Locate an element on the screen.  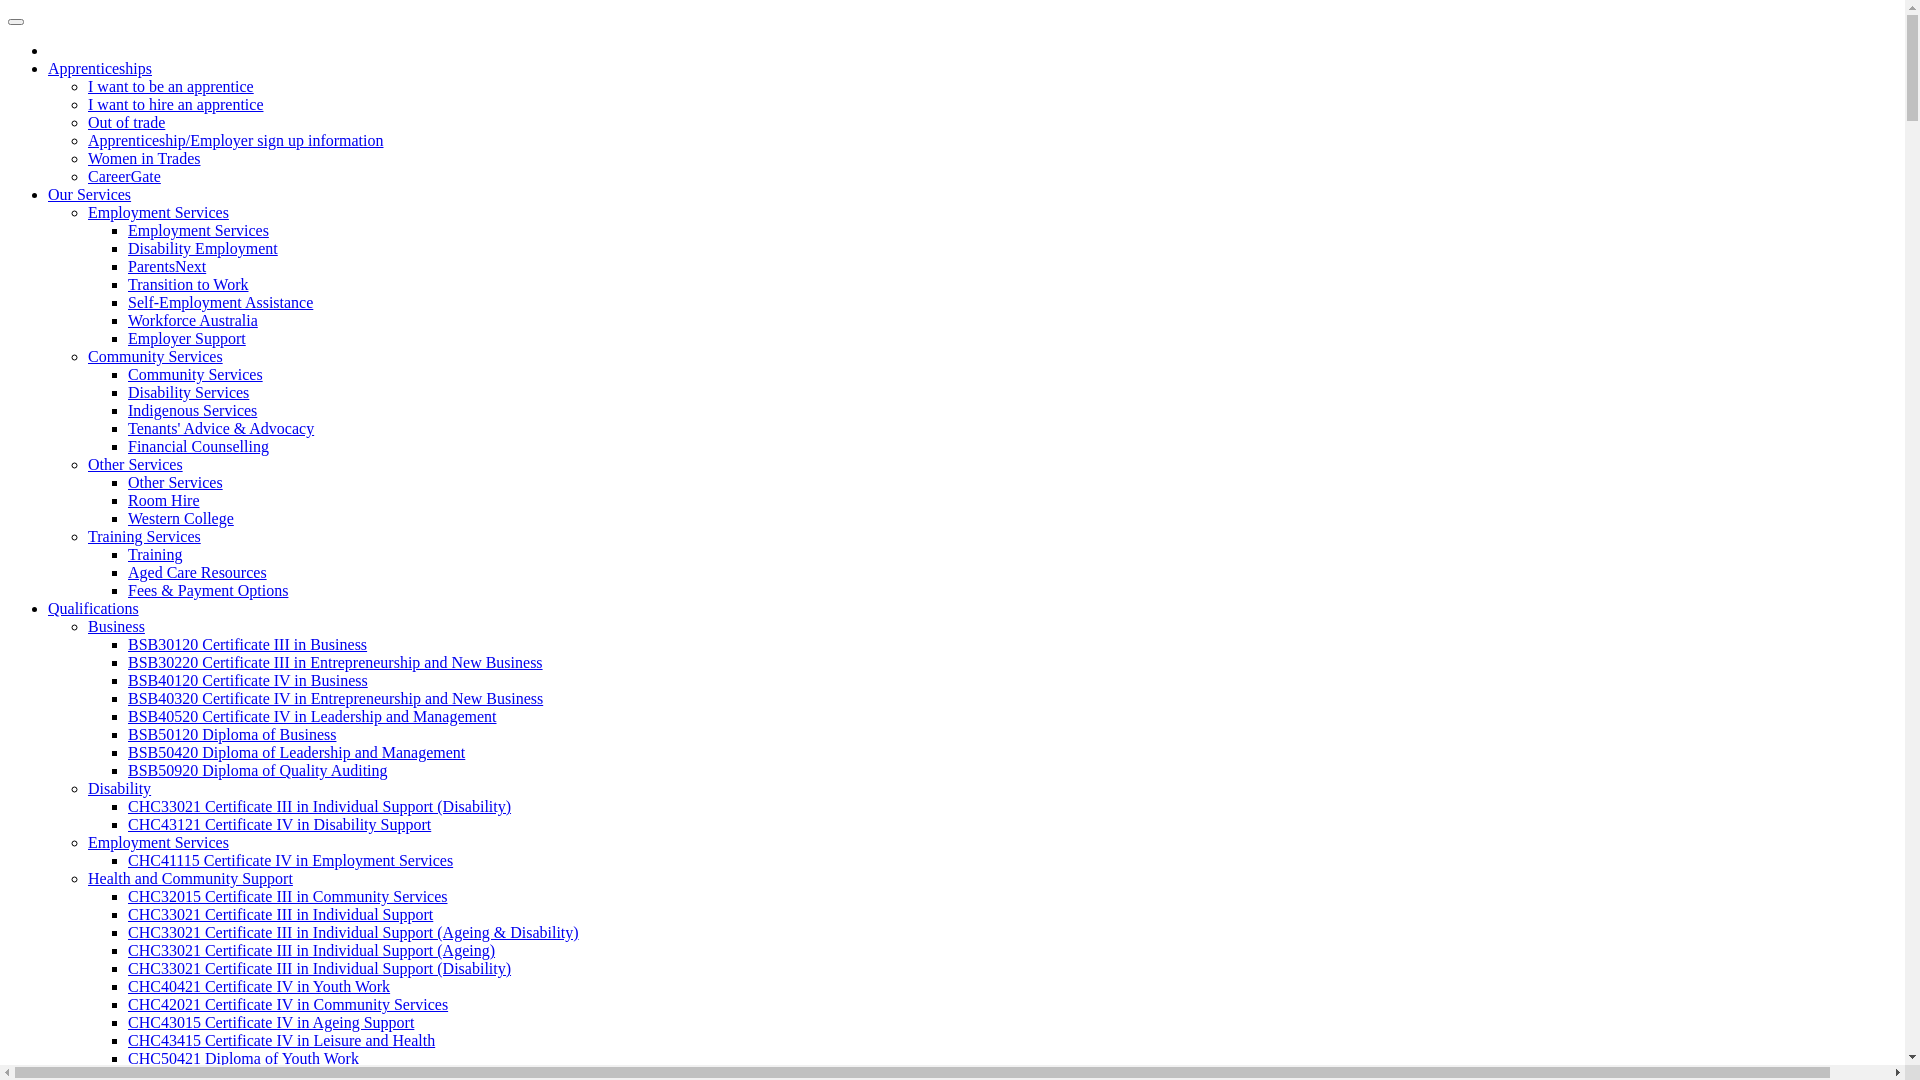
'ParentsNext' is located at coordinates (167, 265).